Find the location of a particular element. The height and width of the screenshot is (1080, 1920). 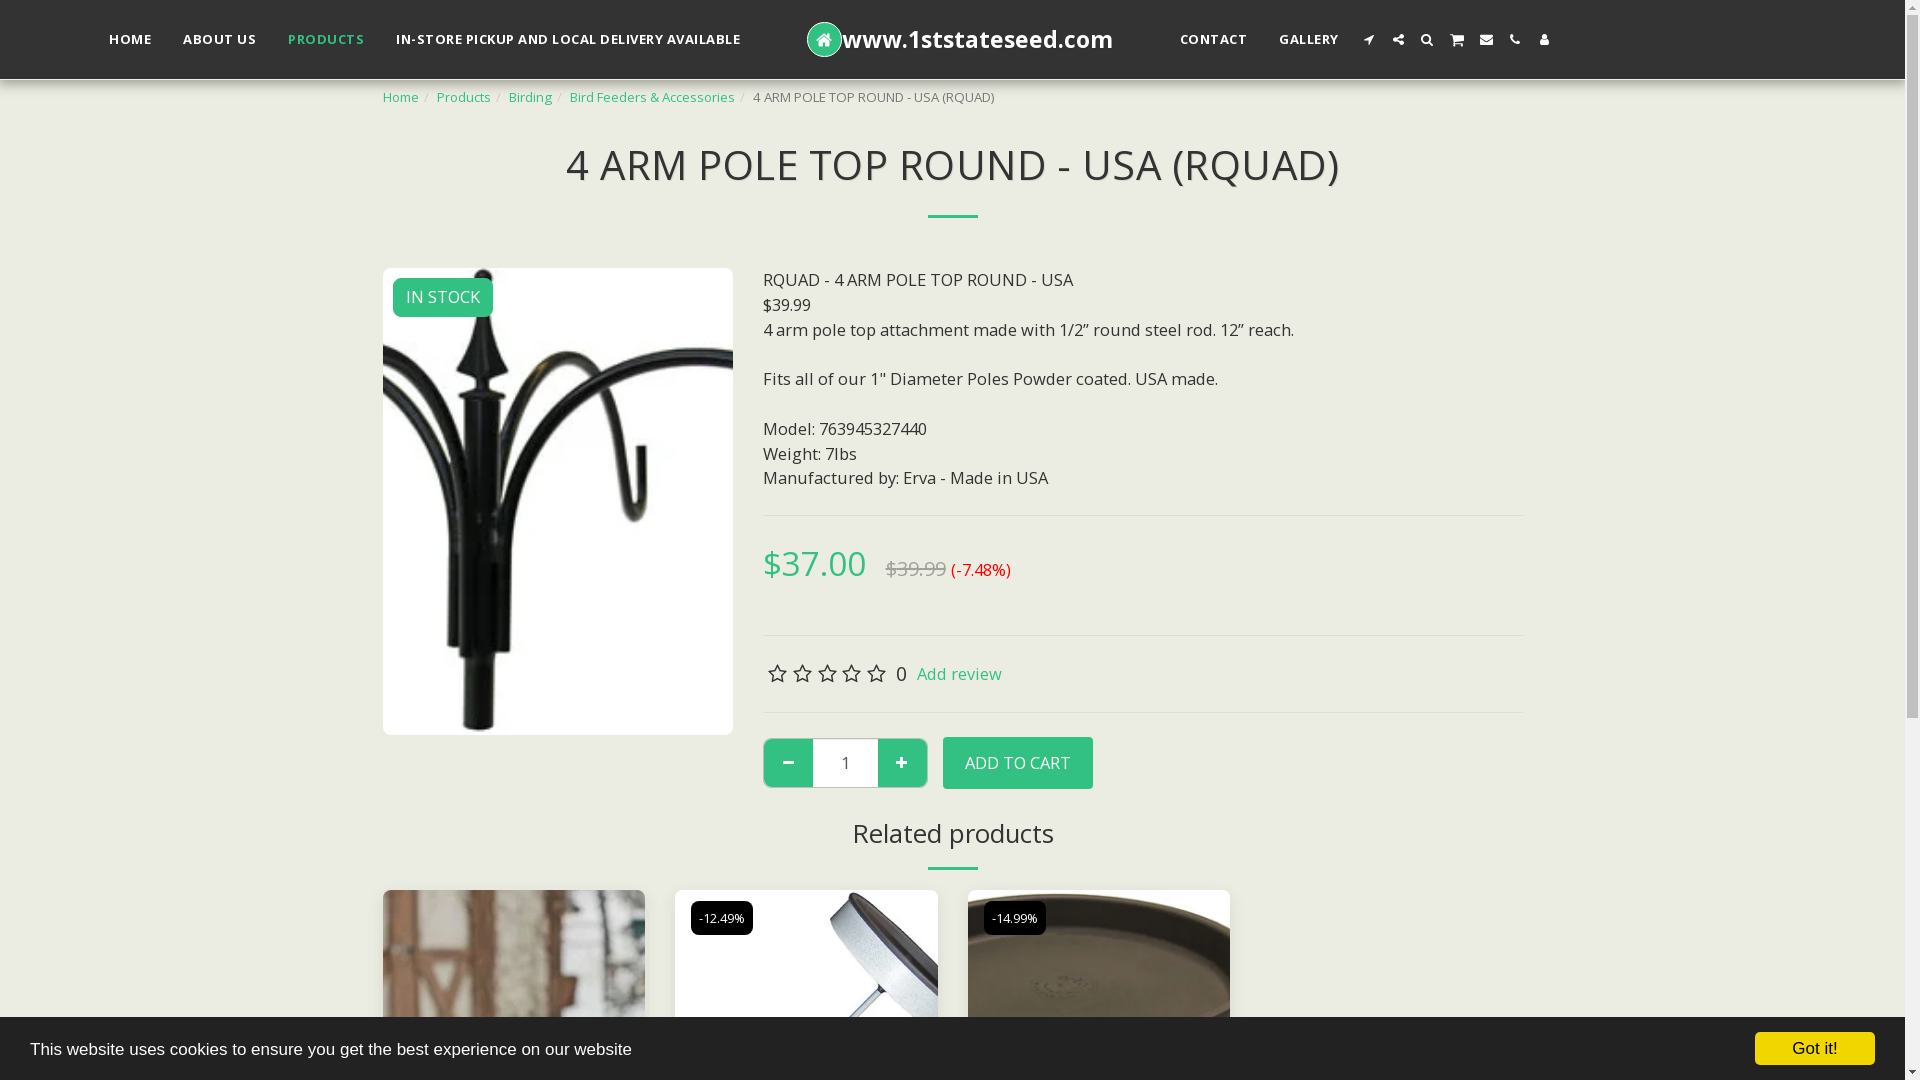

'Got it!' is located at coordinates (1814, 1047).